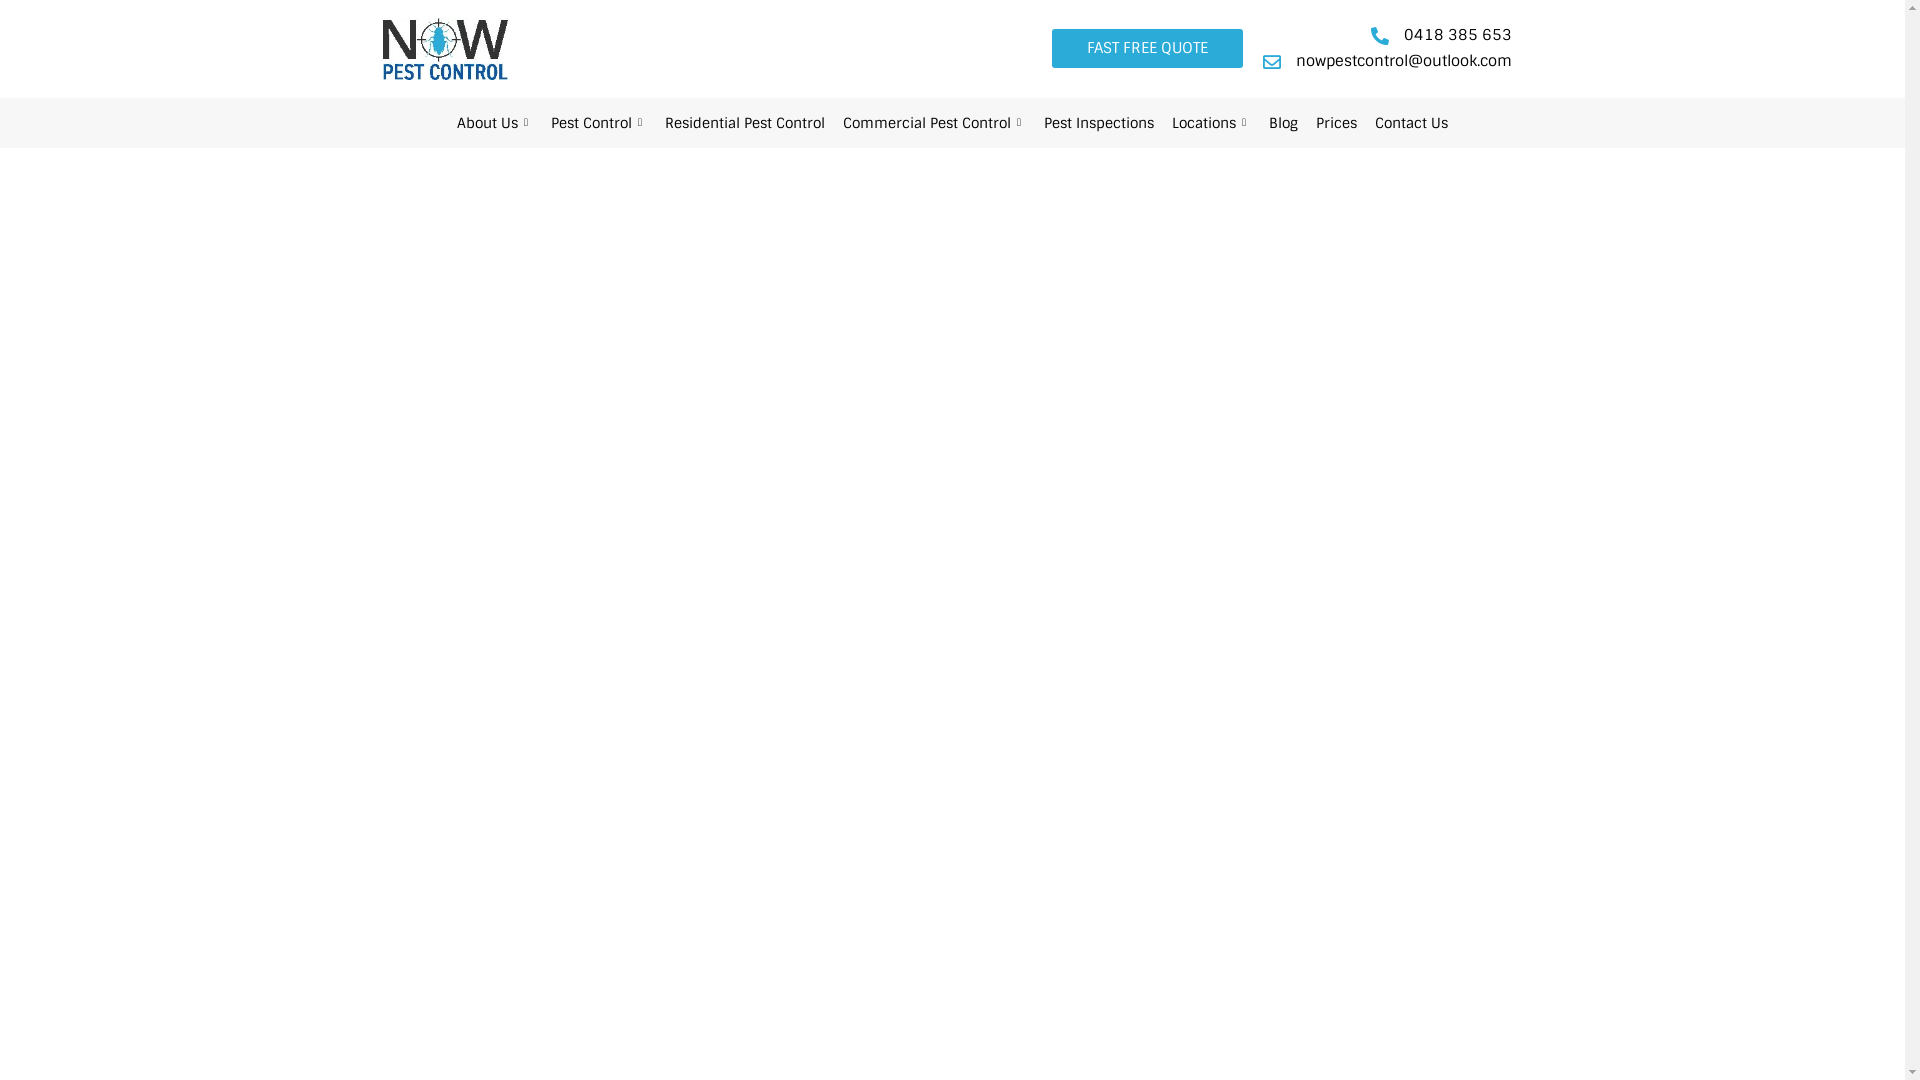 The image size is (1920, 1080). What do you see at coordinates (1306, 123) in the screenshot?
I see `'Prices'` at bounding box center [1306, 123].